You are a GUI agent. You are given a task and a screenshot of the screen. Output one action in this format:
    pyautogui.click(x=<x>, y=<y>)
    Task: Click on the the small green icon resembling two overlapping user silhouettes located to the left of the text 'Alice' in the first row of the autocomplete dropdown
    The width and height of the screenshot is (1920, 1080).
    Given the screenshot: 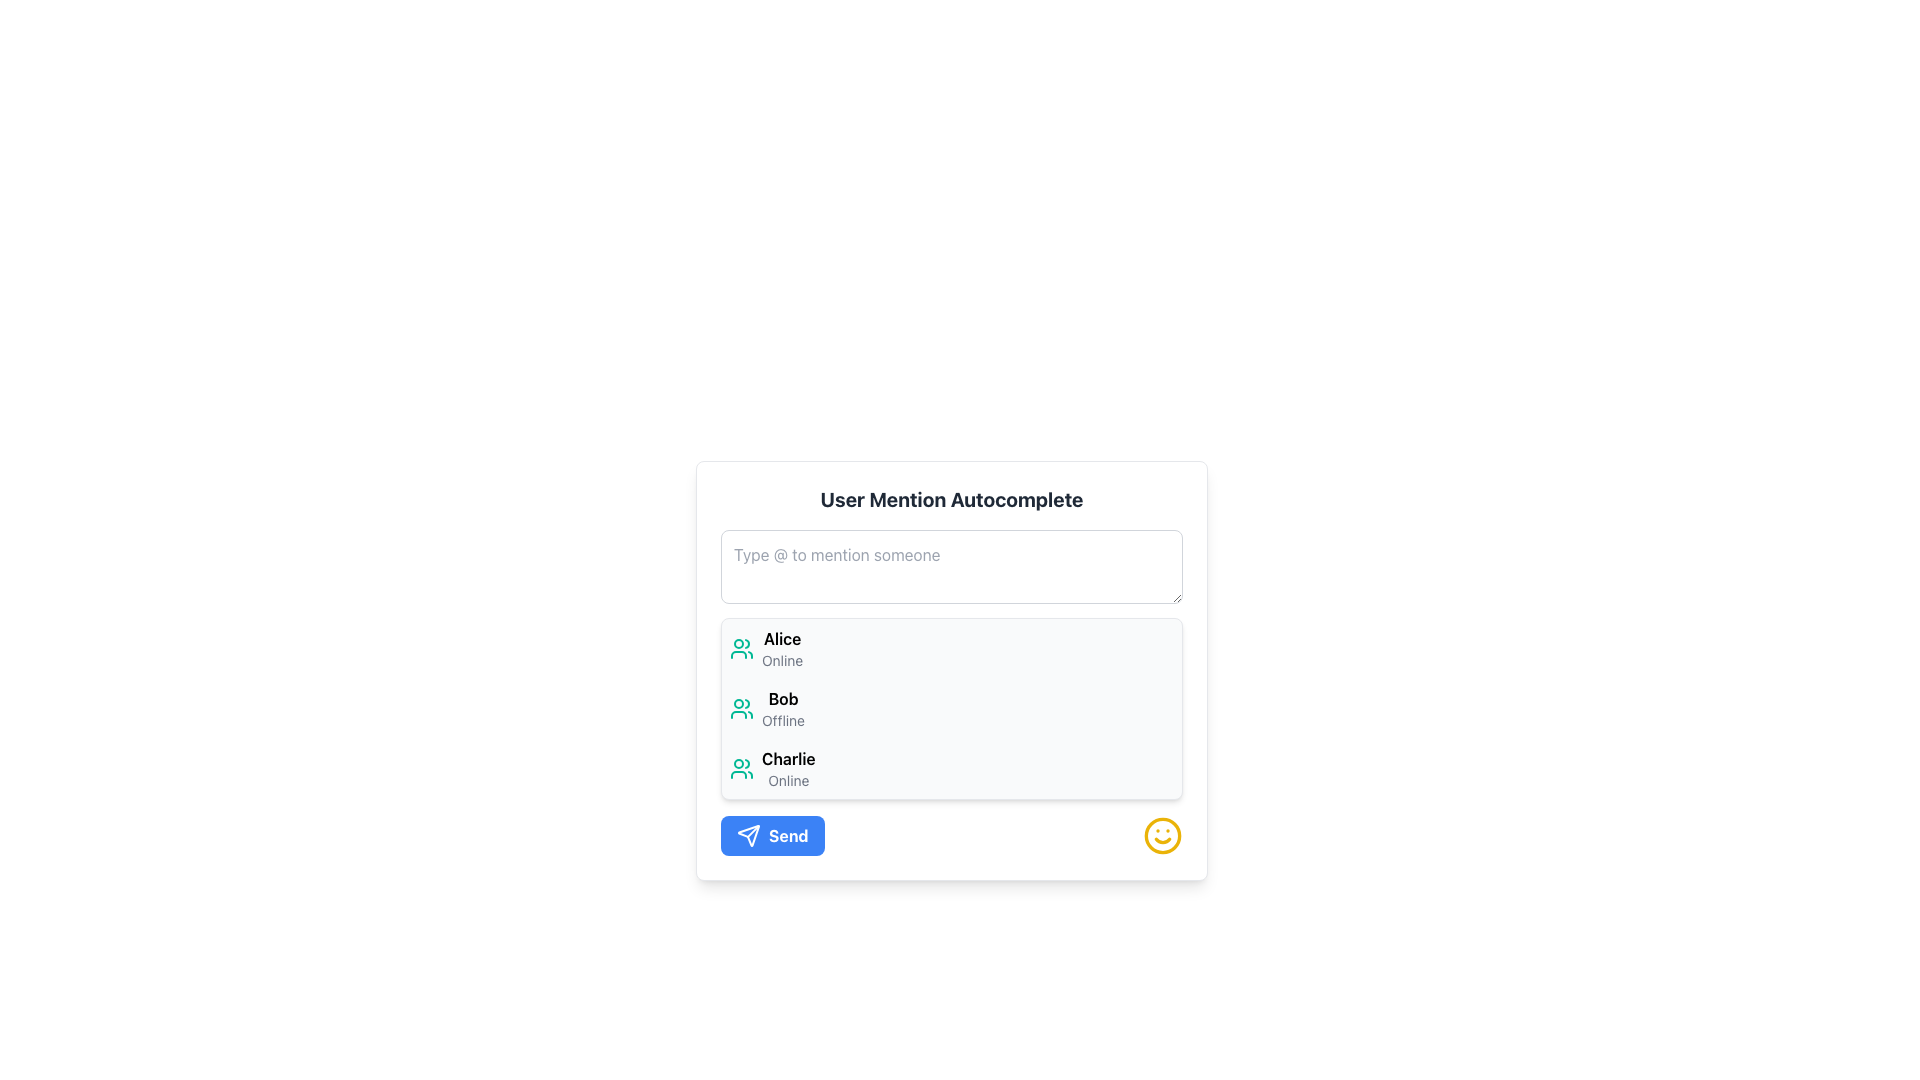 What is the action you would take?
    pyautogui.click(x=741, y=648)
    